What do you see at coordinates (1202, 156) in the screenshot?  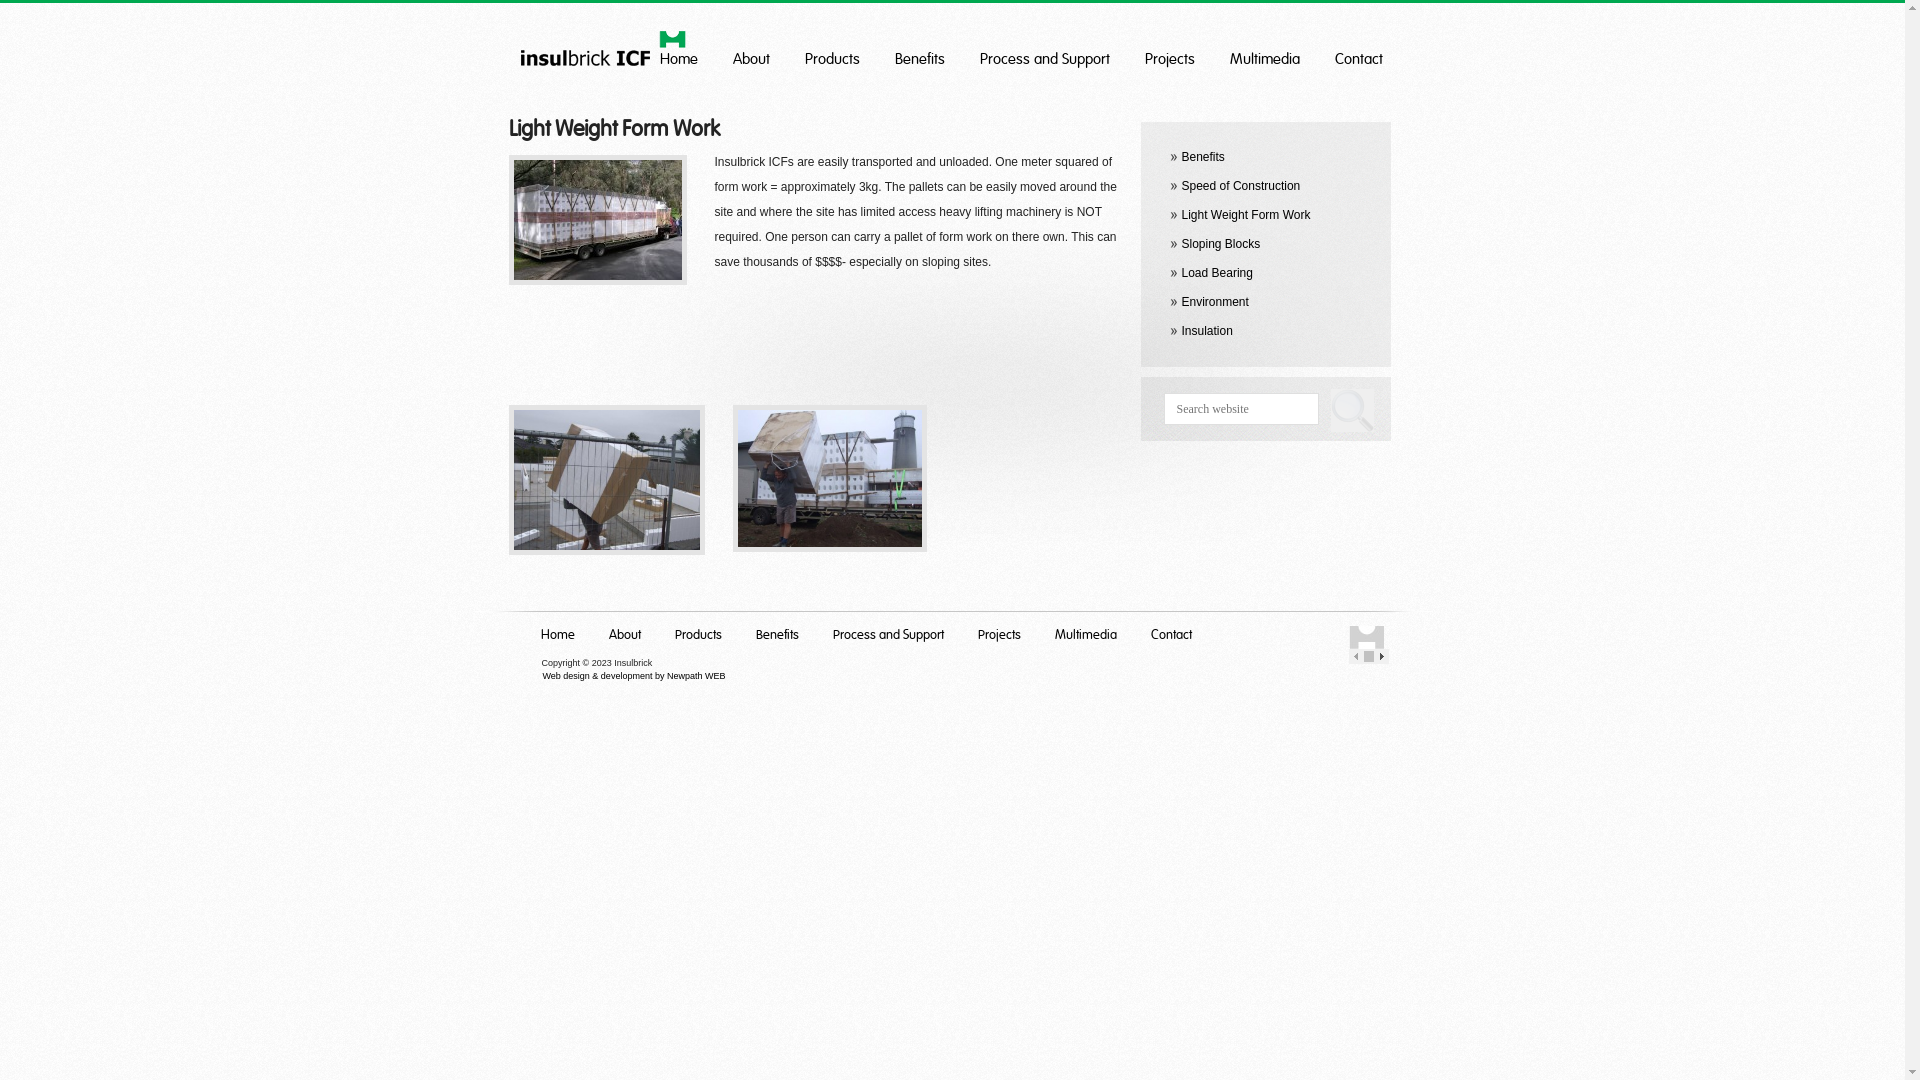 I see `'Benefits'` at bounding box center [1202, 156].